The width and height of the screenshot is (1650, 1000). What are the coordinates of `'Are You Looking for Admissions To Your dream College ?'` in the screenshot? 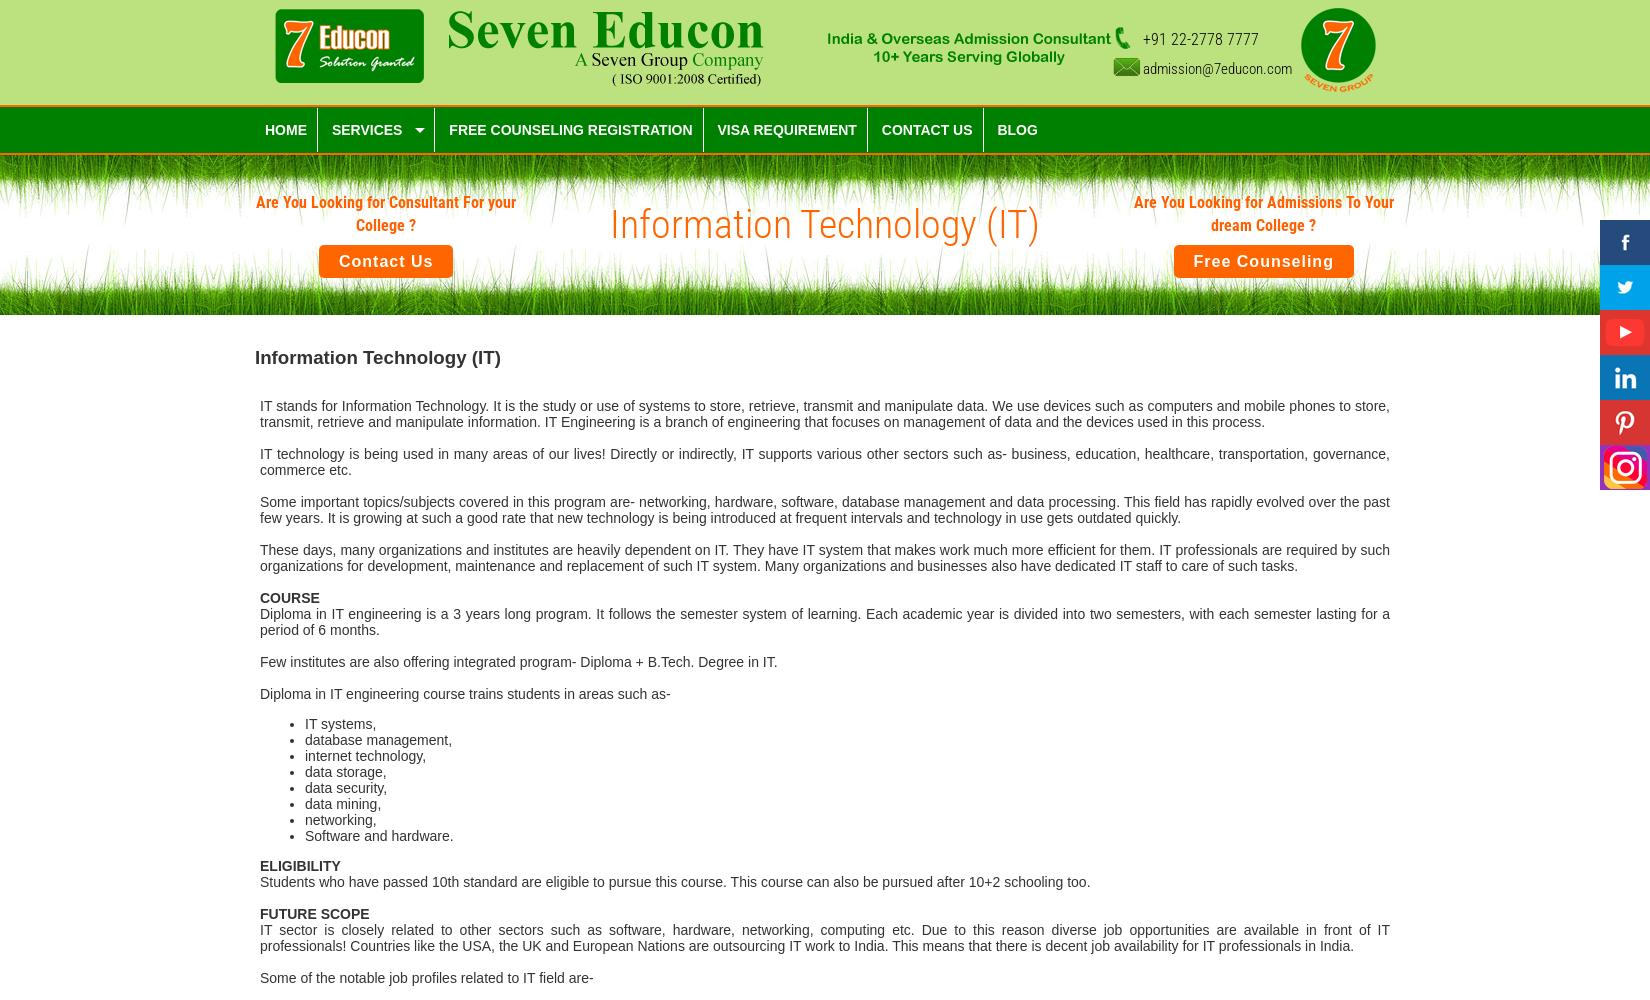 It's located at (1262, 213).